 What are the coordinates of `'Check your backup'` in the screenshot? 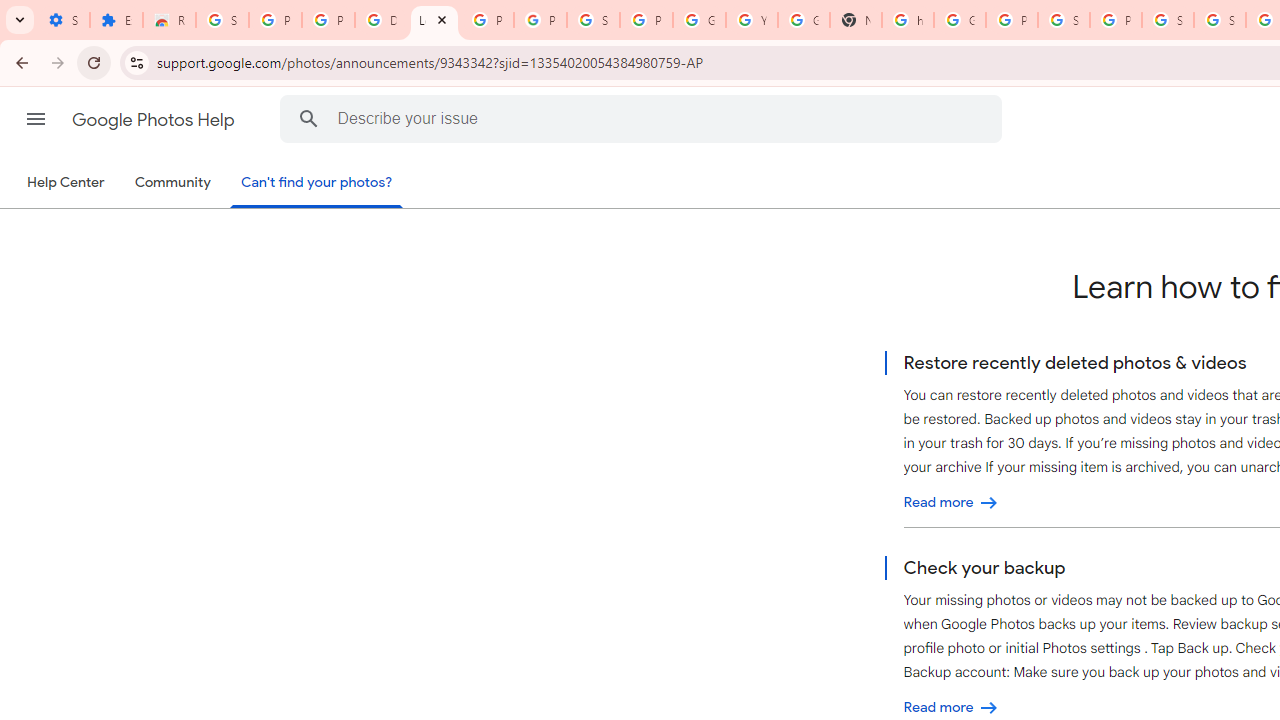 It's located at (950, 707).